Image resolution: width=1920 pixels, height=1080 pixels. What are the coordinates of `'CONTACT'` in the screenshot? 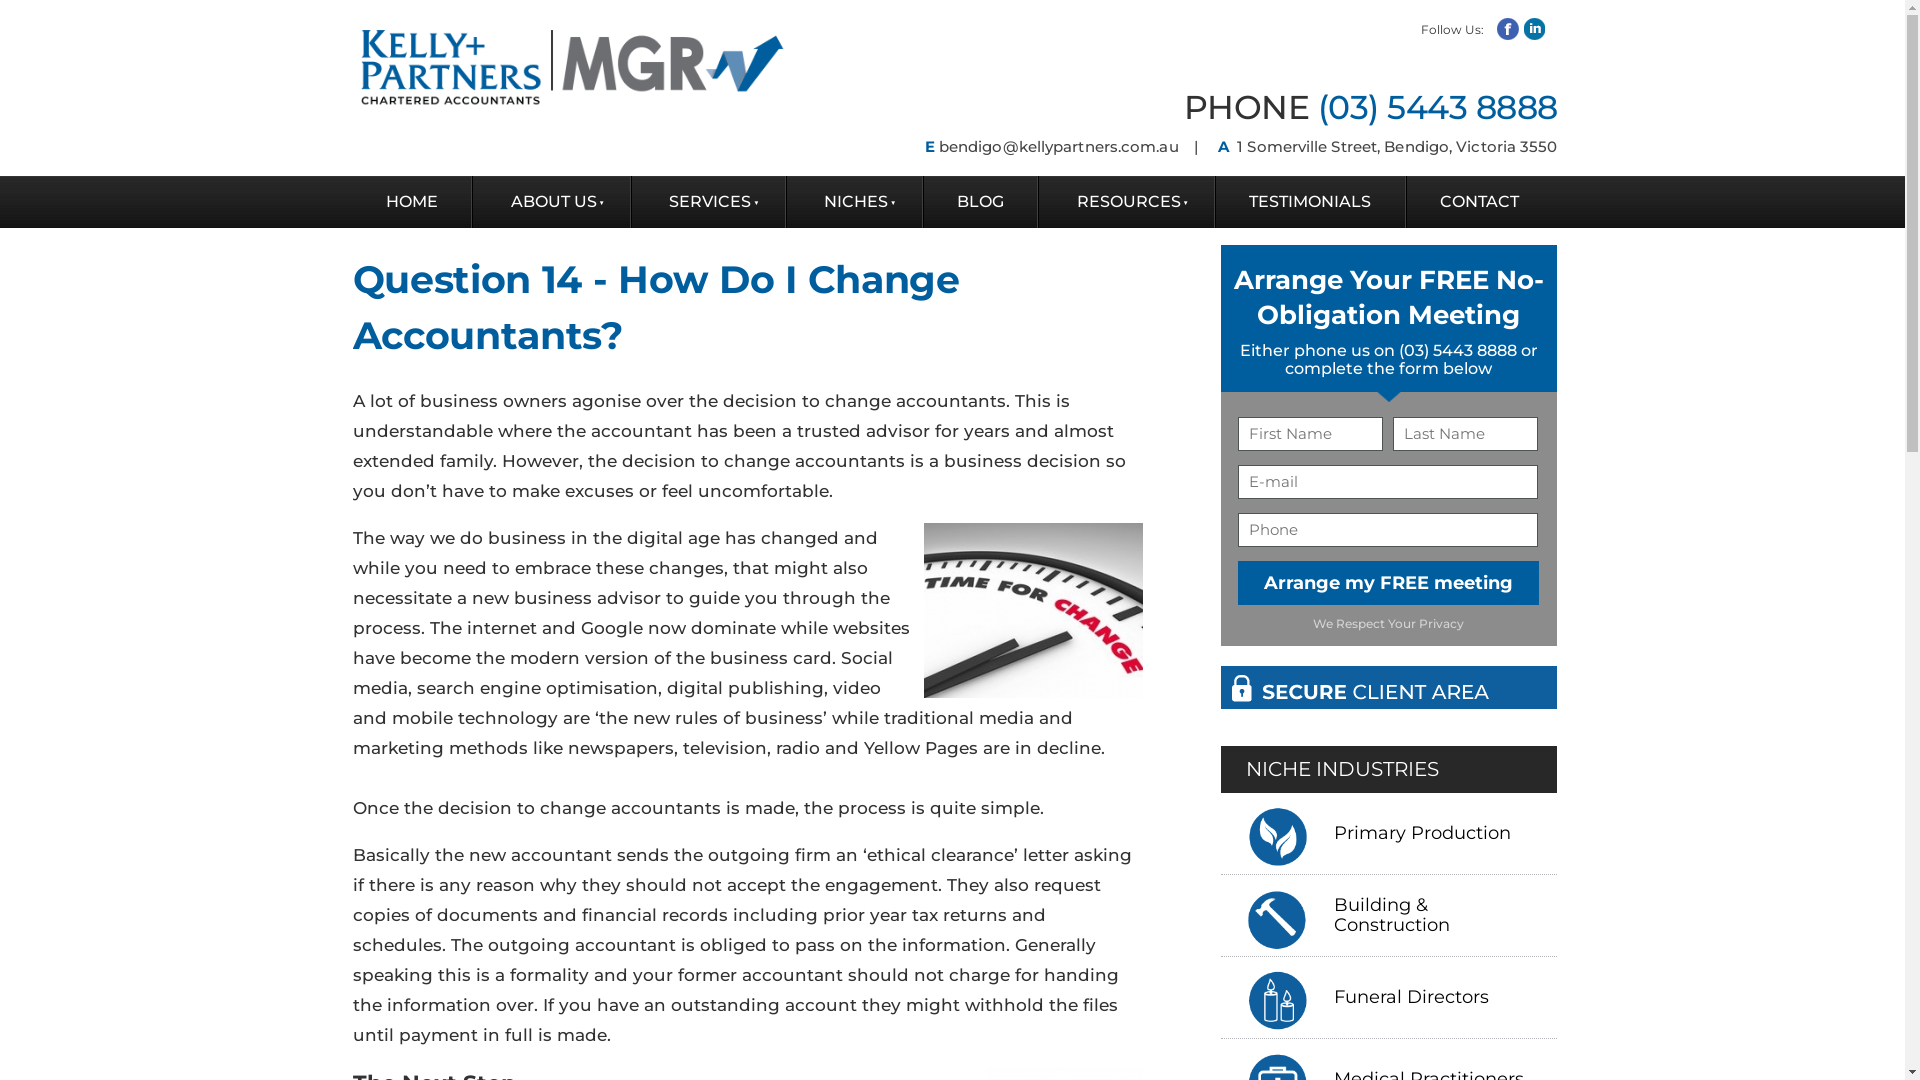 It's located at (1479, 201).